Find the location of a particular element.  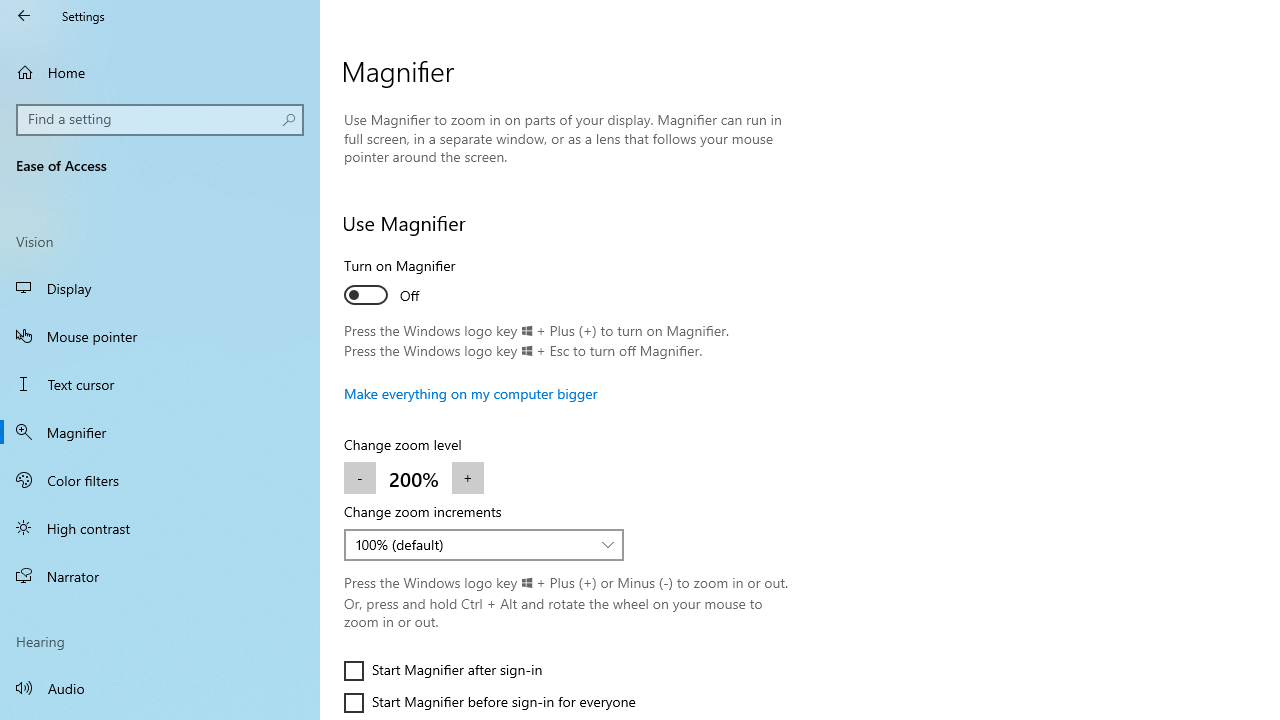

'Home' is located at coordinates (160, 71).